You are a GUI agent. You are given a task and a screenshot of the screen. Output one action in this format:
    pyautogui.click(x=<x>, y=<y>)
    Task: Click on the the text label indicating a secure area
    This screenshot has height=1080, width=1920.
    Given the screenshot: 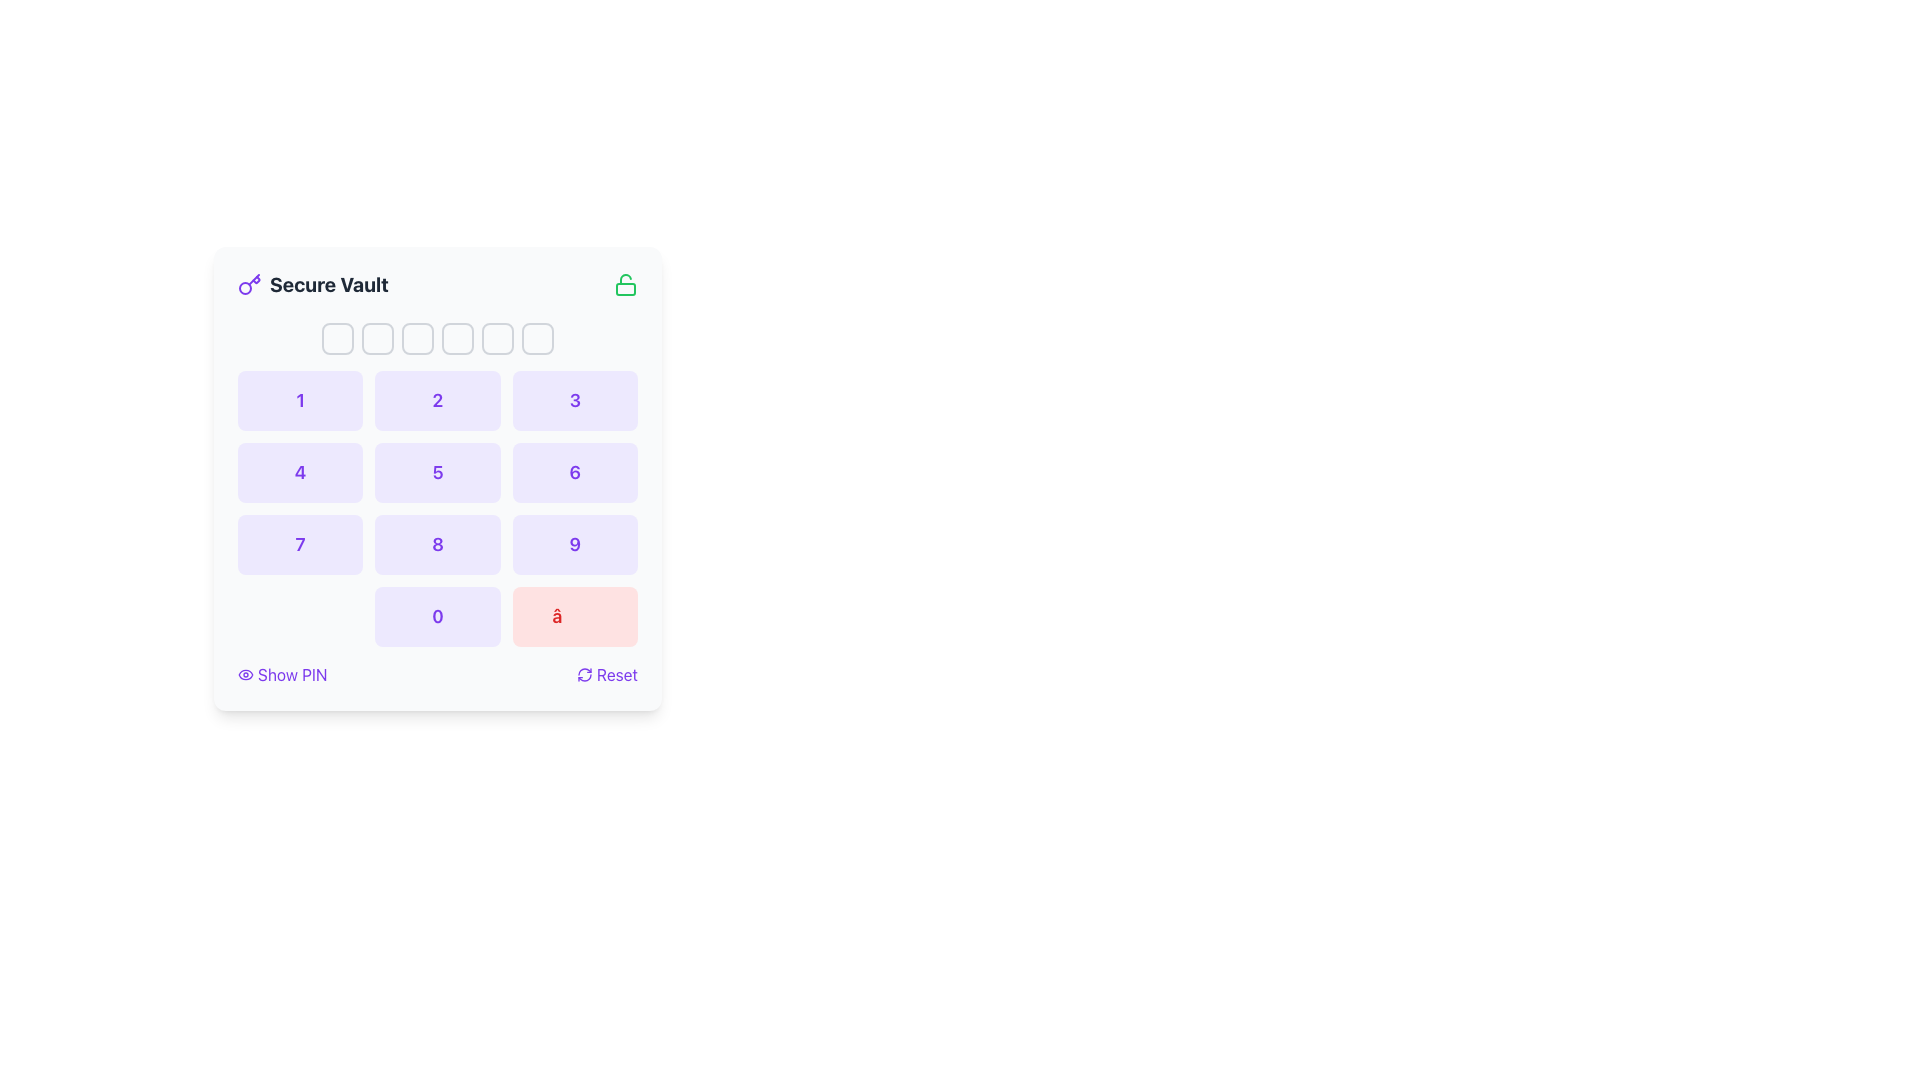 What is the action you would take?
    pyautogui.click(x=329, y=285)
    